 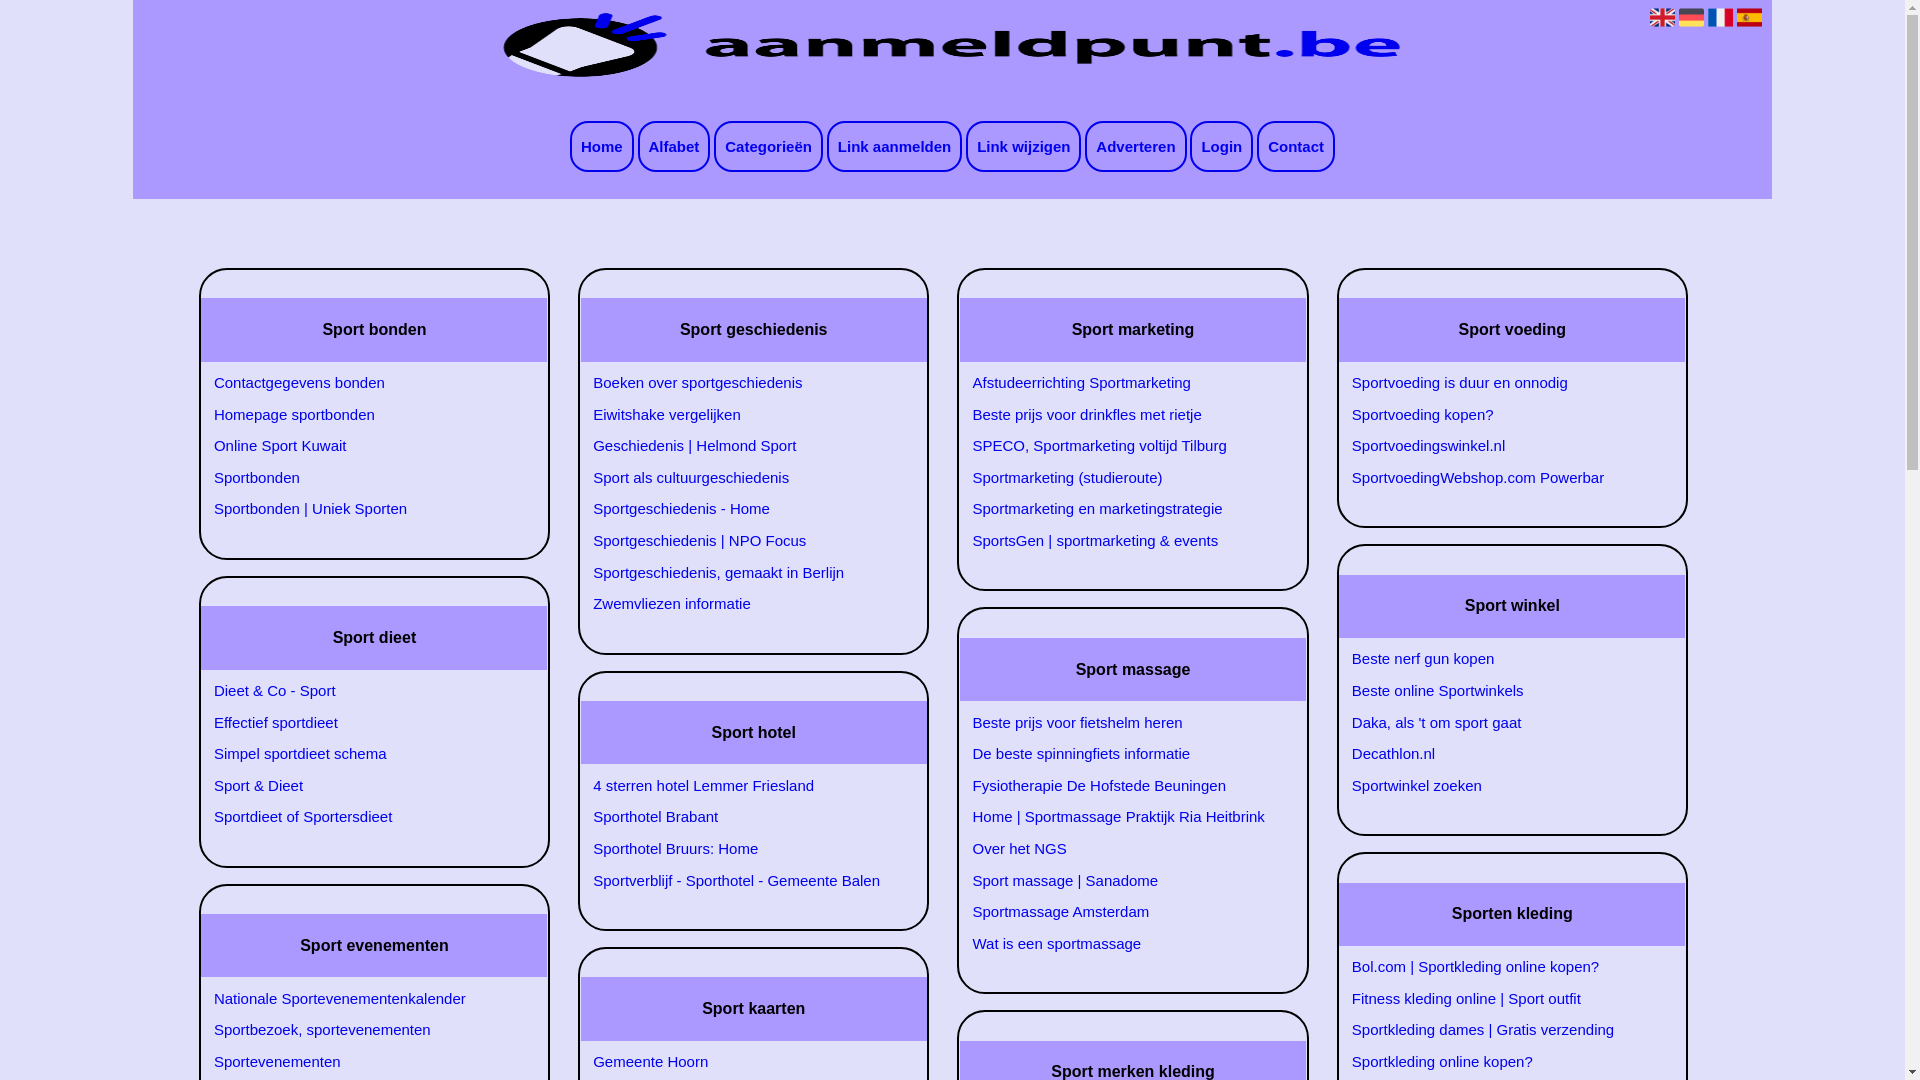 What do you see at coordinates (203, 999) in the screenshot?
I see `'Nationale Sportevenementenkalender'` at bounding box center [203, 999].